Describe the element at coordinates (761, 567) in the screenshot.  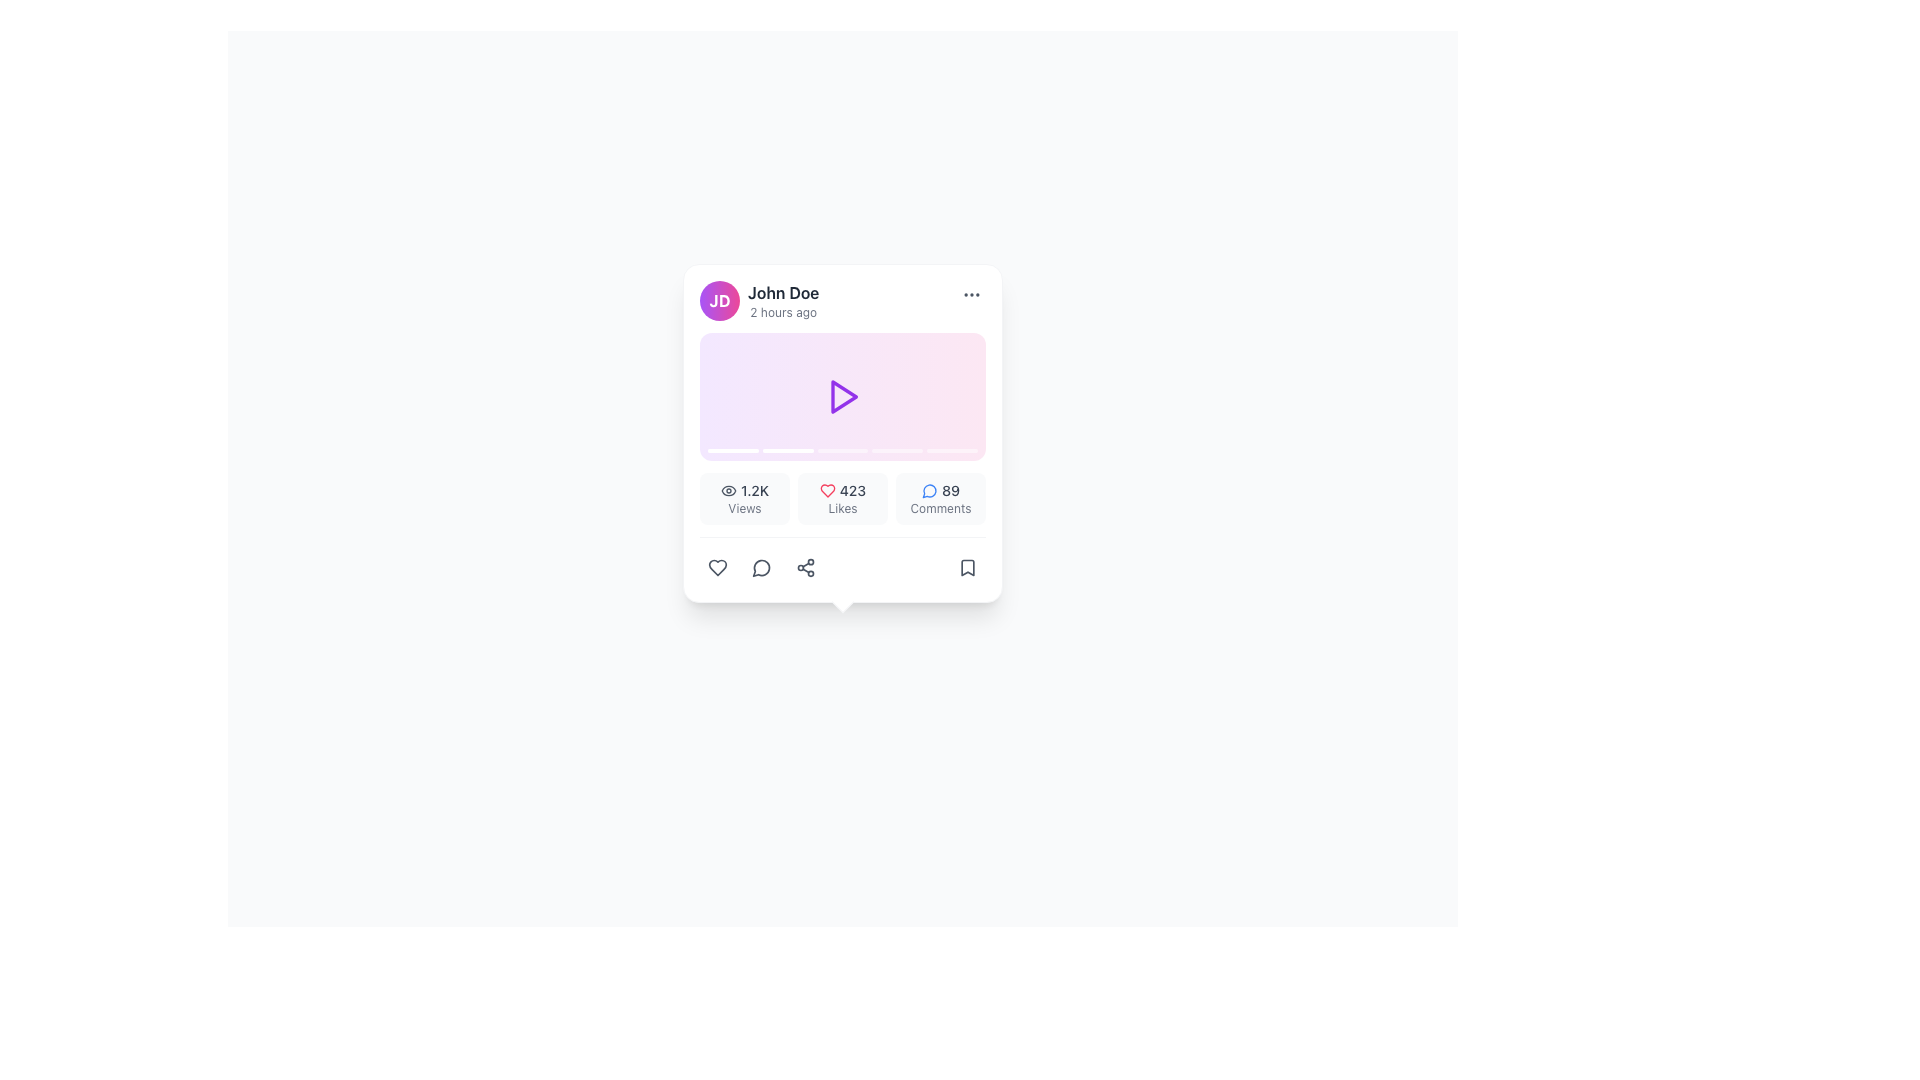
I see `the circular speech bubble button with a gray border and fill, located centrally in the bottom part of the card interface` at that location.